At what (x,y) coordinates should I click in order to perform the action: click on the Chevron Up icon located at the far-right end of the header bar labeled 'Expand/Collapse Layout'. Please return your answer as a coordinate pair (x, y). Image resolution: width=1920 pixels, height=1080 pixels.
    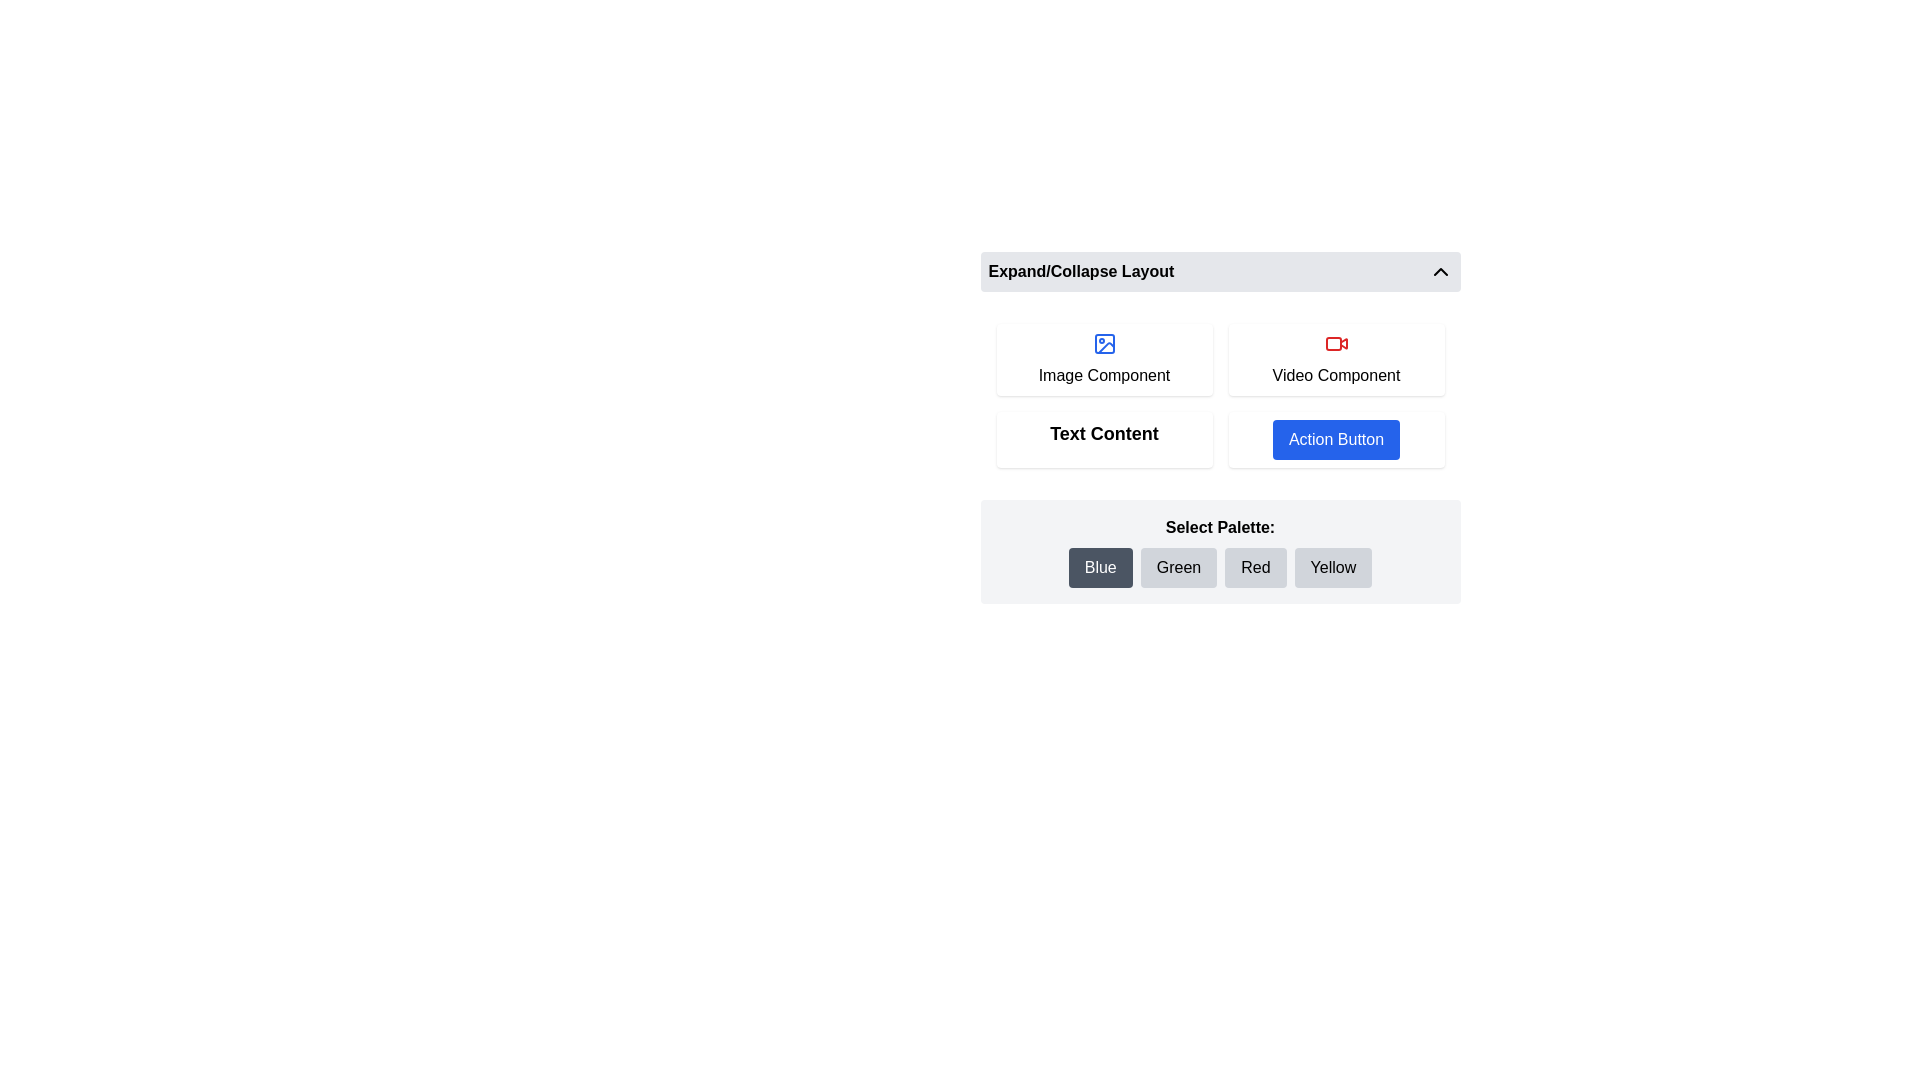
    Looking at the image, I should click on (1440, 272).